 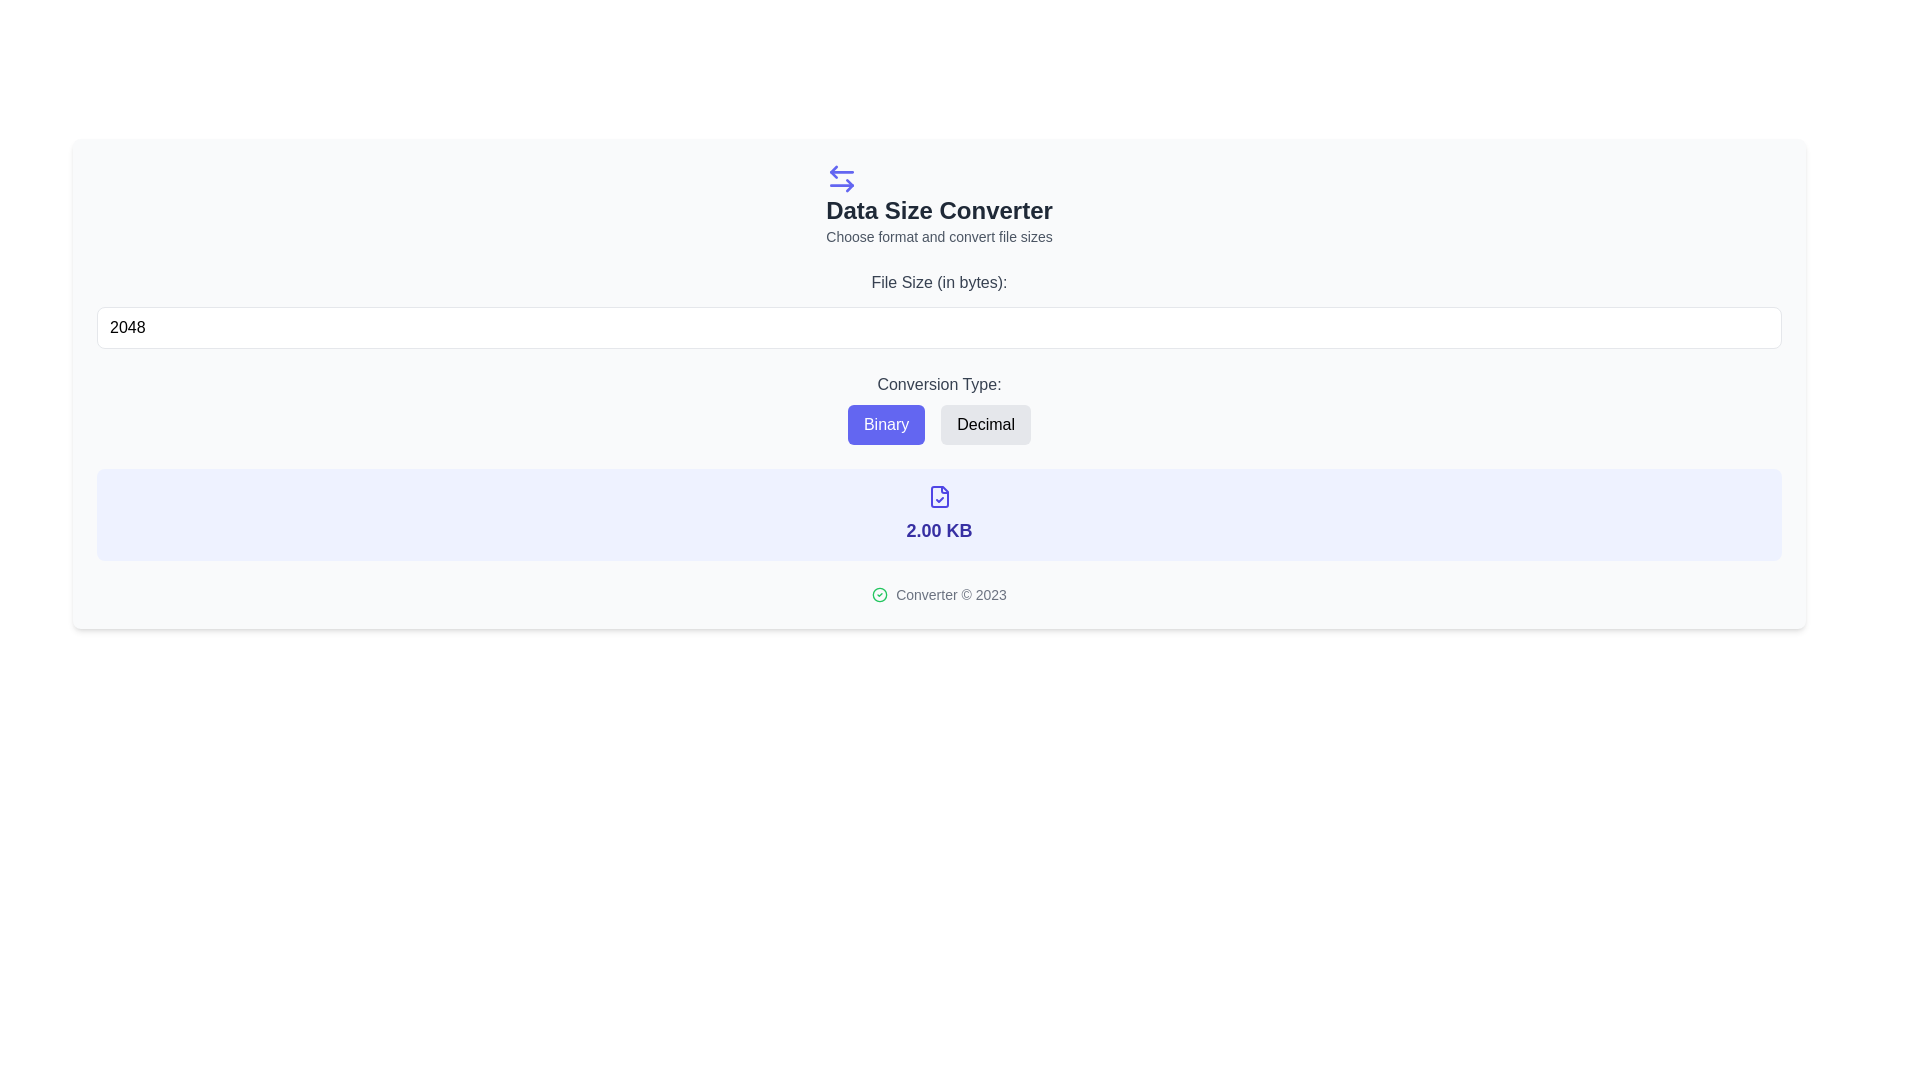 What do you see at coordinates (938, 235) in the screenshot?
I see `the Text Label displaying 'Choose format and convert file sizes', which is styled in smaller gray font and located beneath the title 'Data Size Converter'` at bounding box center [938, 235].